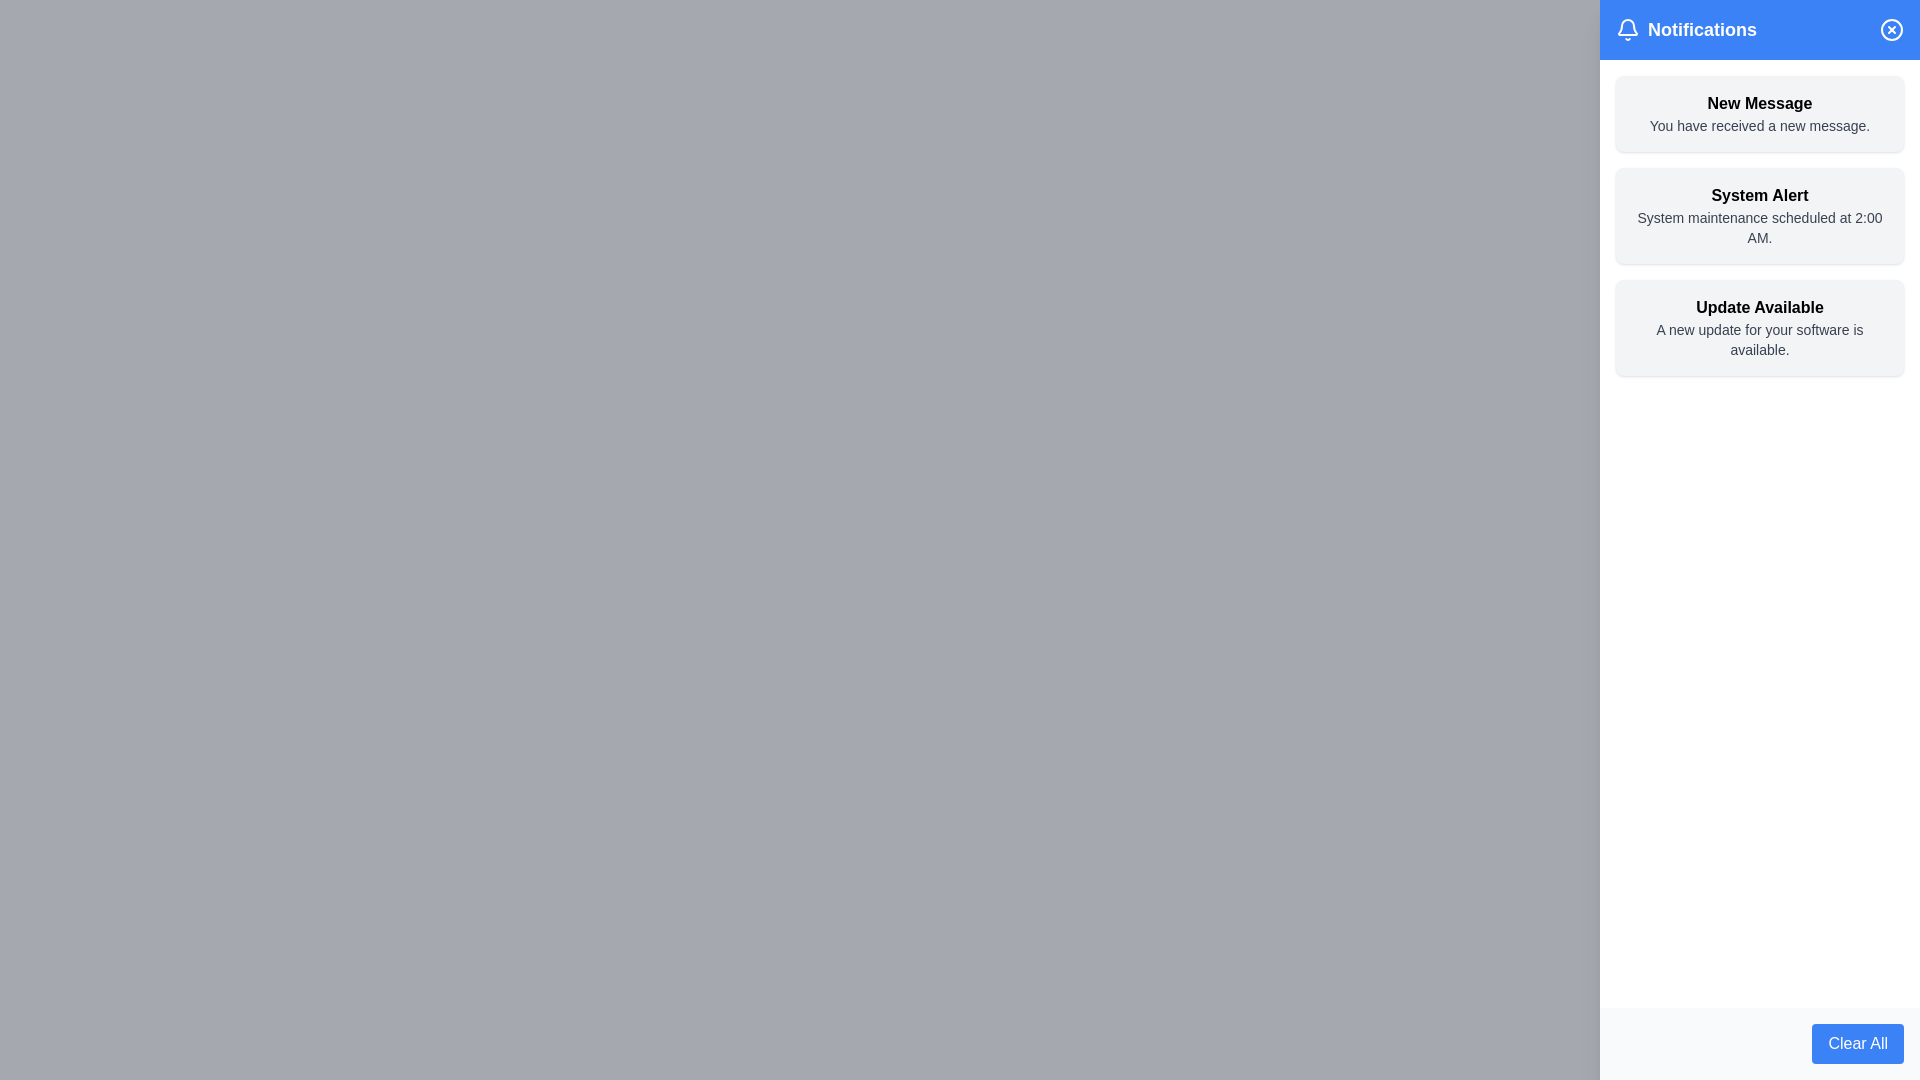 This screenshot has height=1080, width=1920. What do you see at coordinates (1685, 30) in the screenshot?
I see `text 'Notifications' from the Label displaying it in bold font with a bell icon on the left, located at the top of the blue header bar` at bounding box center [1685, 30].